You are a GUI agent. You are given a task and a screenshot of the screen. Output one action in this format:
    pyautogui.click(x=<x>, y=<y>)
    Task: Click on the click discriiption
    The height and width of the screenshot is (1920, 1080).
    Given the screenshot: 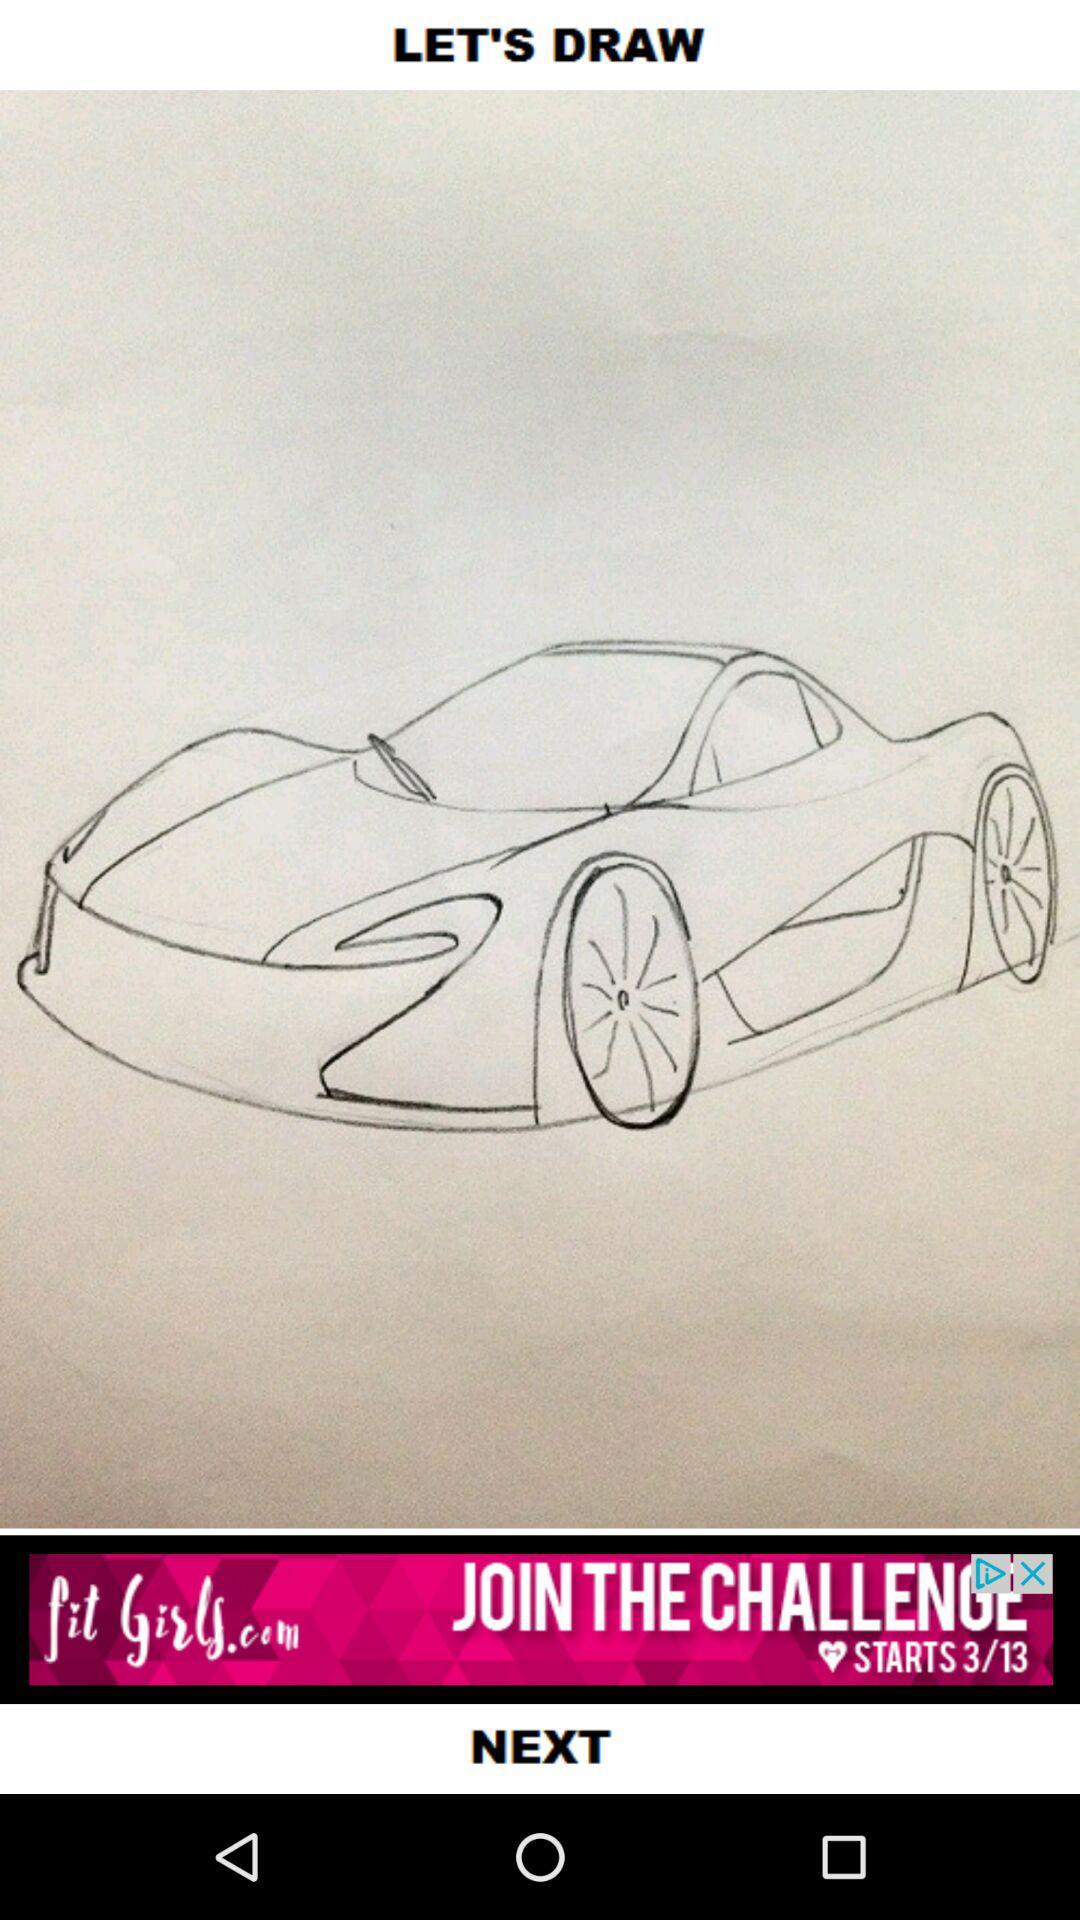 What is the action you would take?
    pyautogui.click(x=540, y=1619)
    